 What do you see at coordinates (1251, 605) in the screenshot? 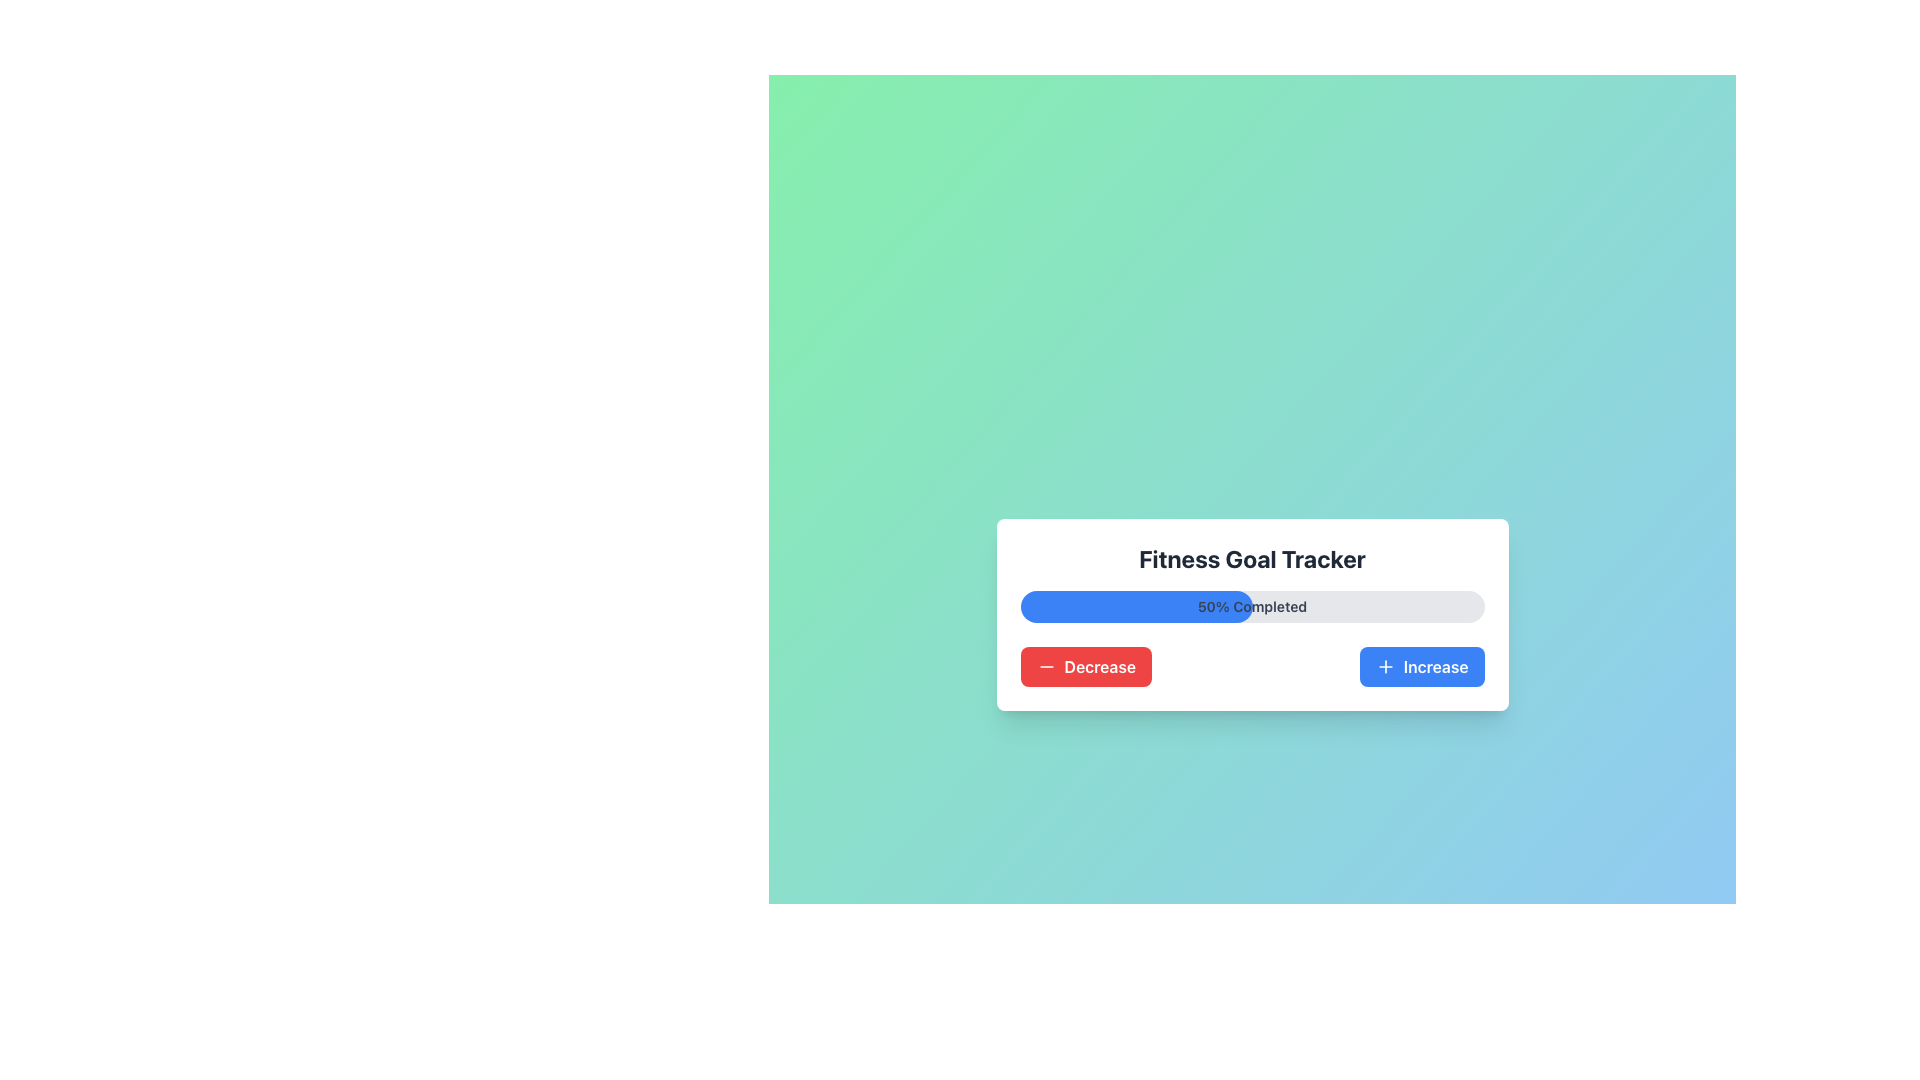
I see `the progress bar indicating '50% Completed' within the 'Fitness Goal Tracker' card` at bounding box center [1251, 605].